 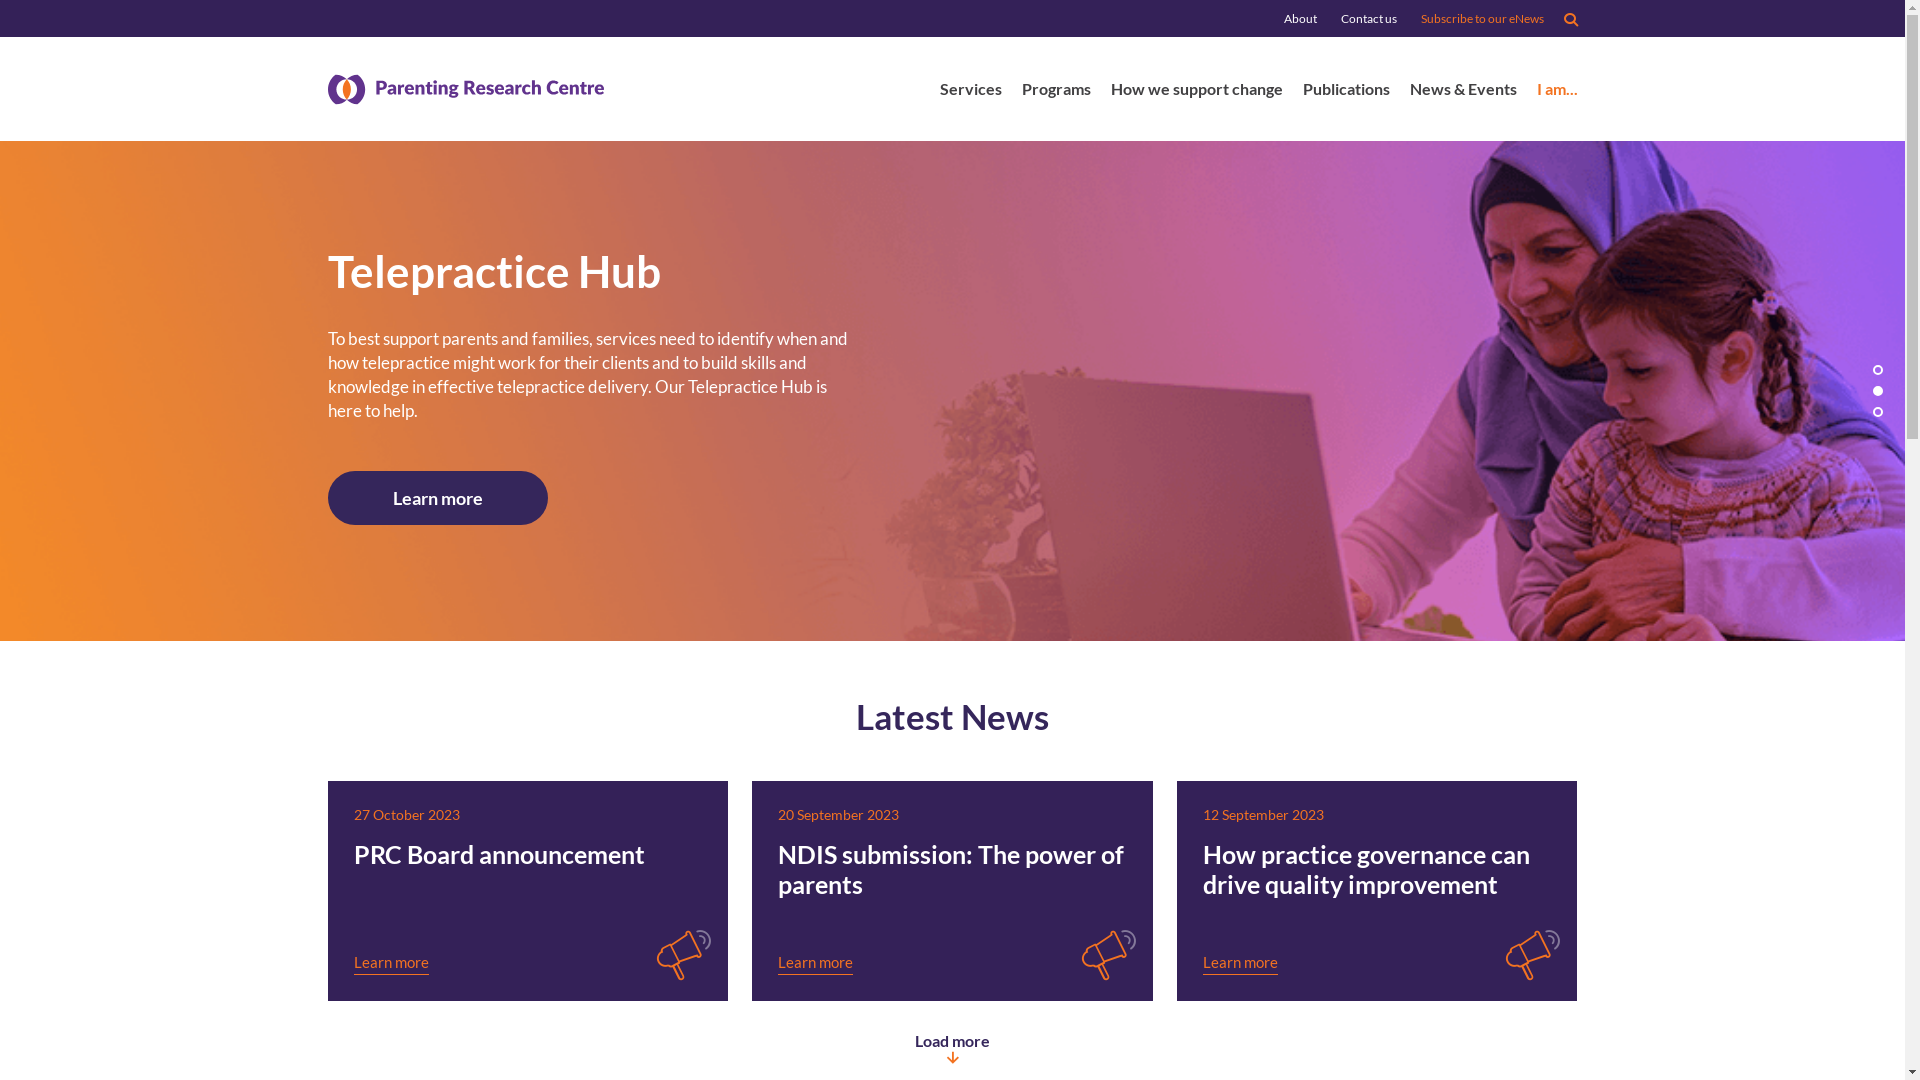 I want to click on 'Load more', so click(x=951, y=1046).